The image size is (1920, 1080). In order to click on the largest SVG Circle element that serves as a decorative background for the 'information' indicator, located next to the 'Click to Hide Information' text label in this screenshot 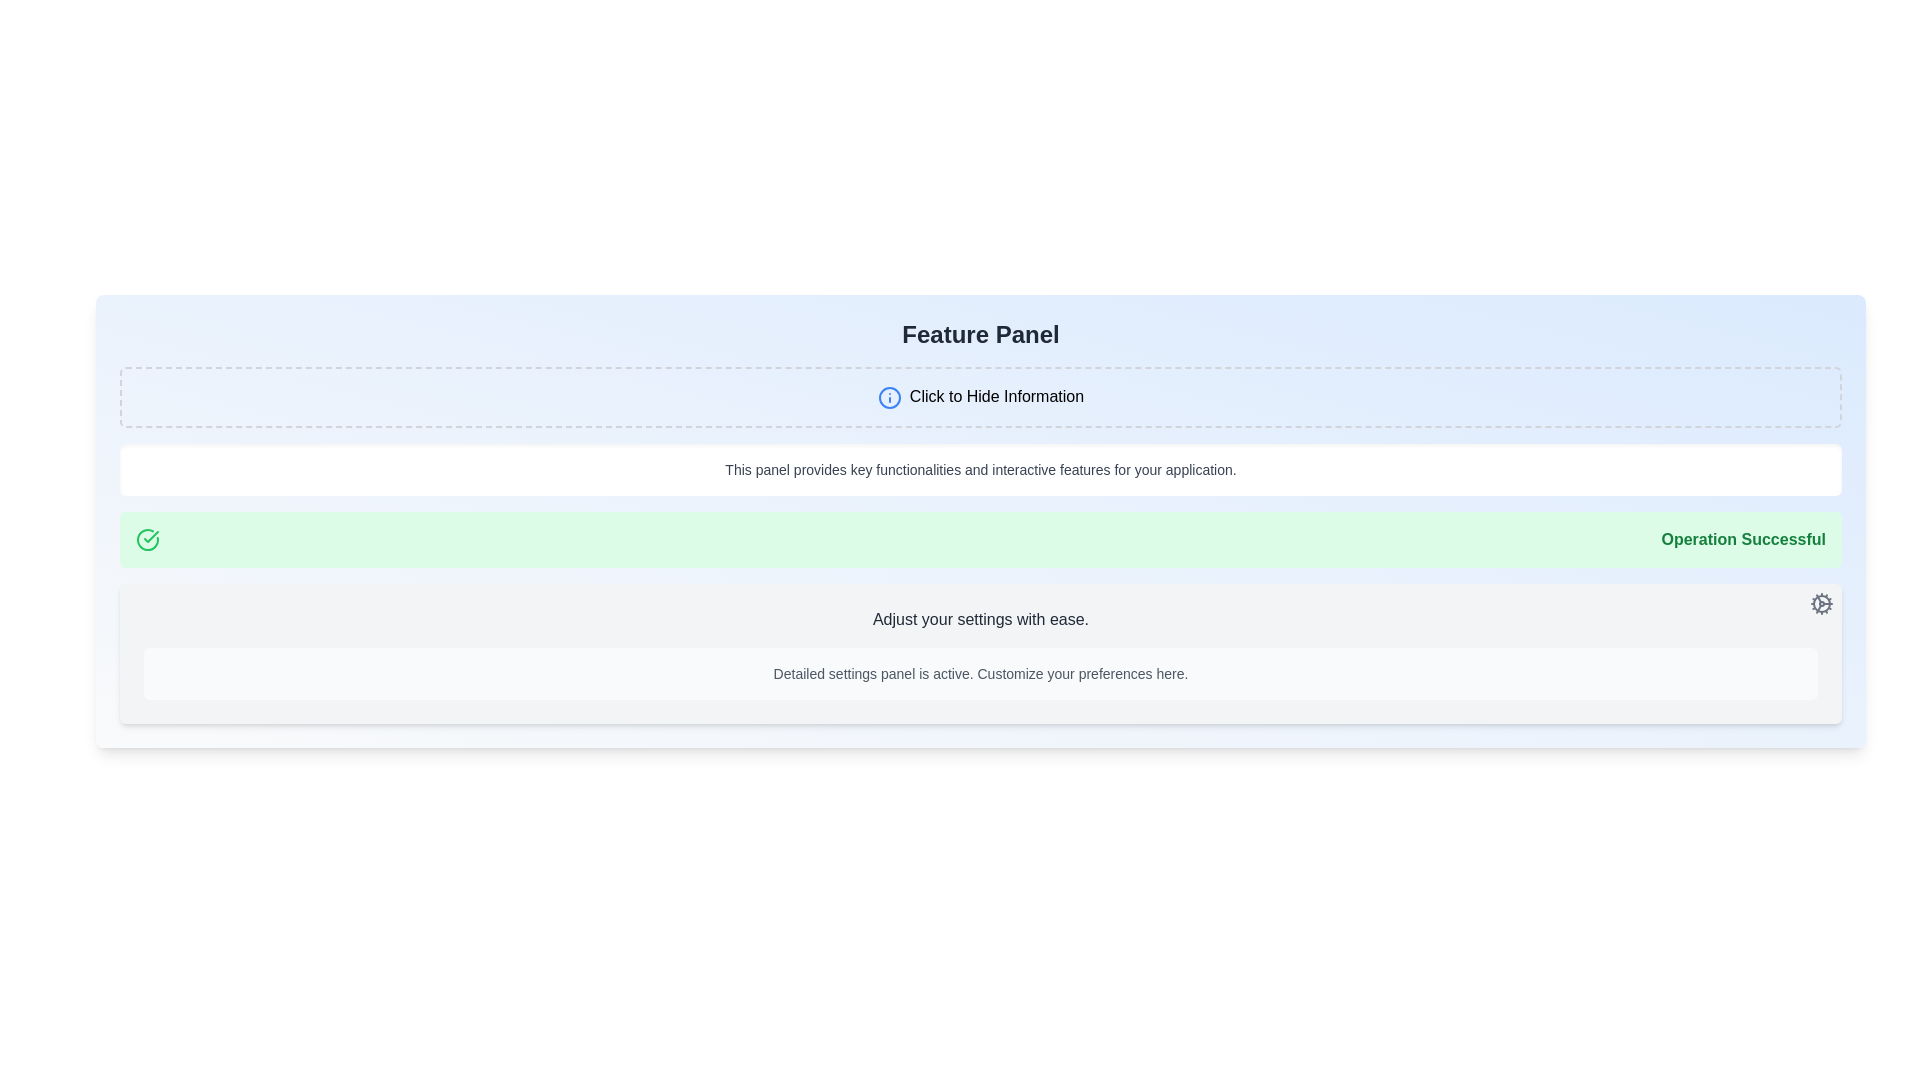, I will do `click(888, 397)`.